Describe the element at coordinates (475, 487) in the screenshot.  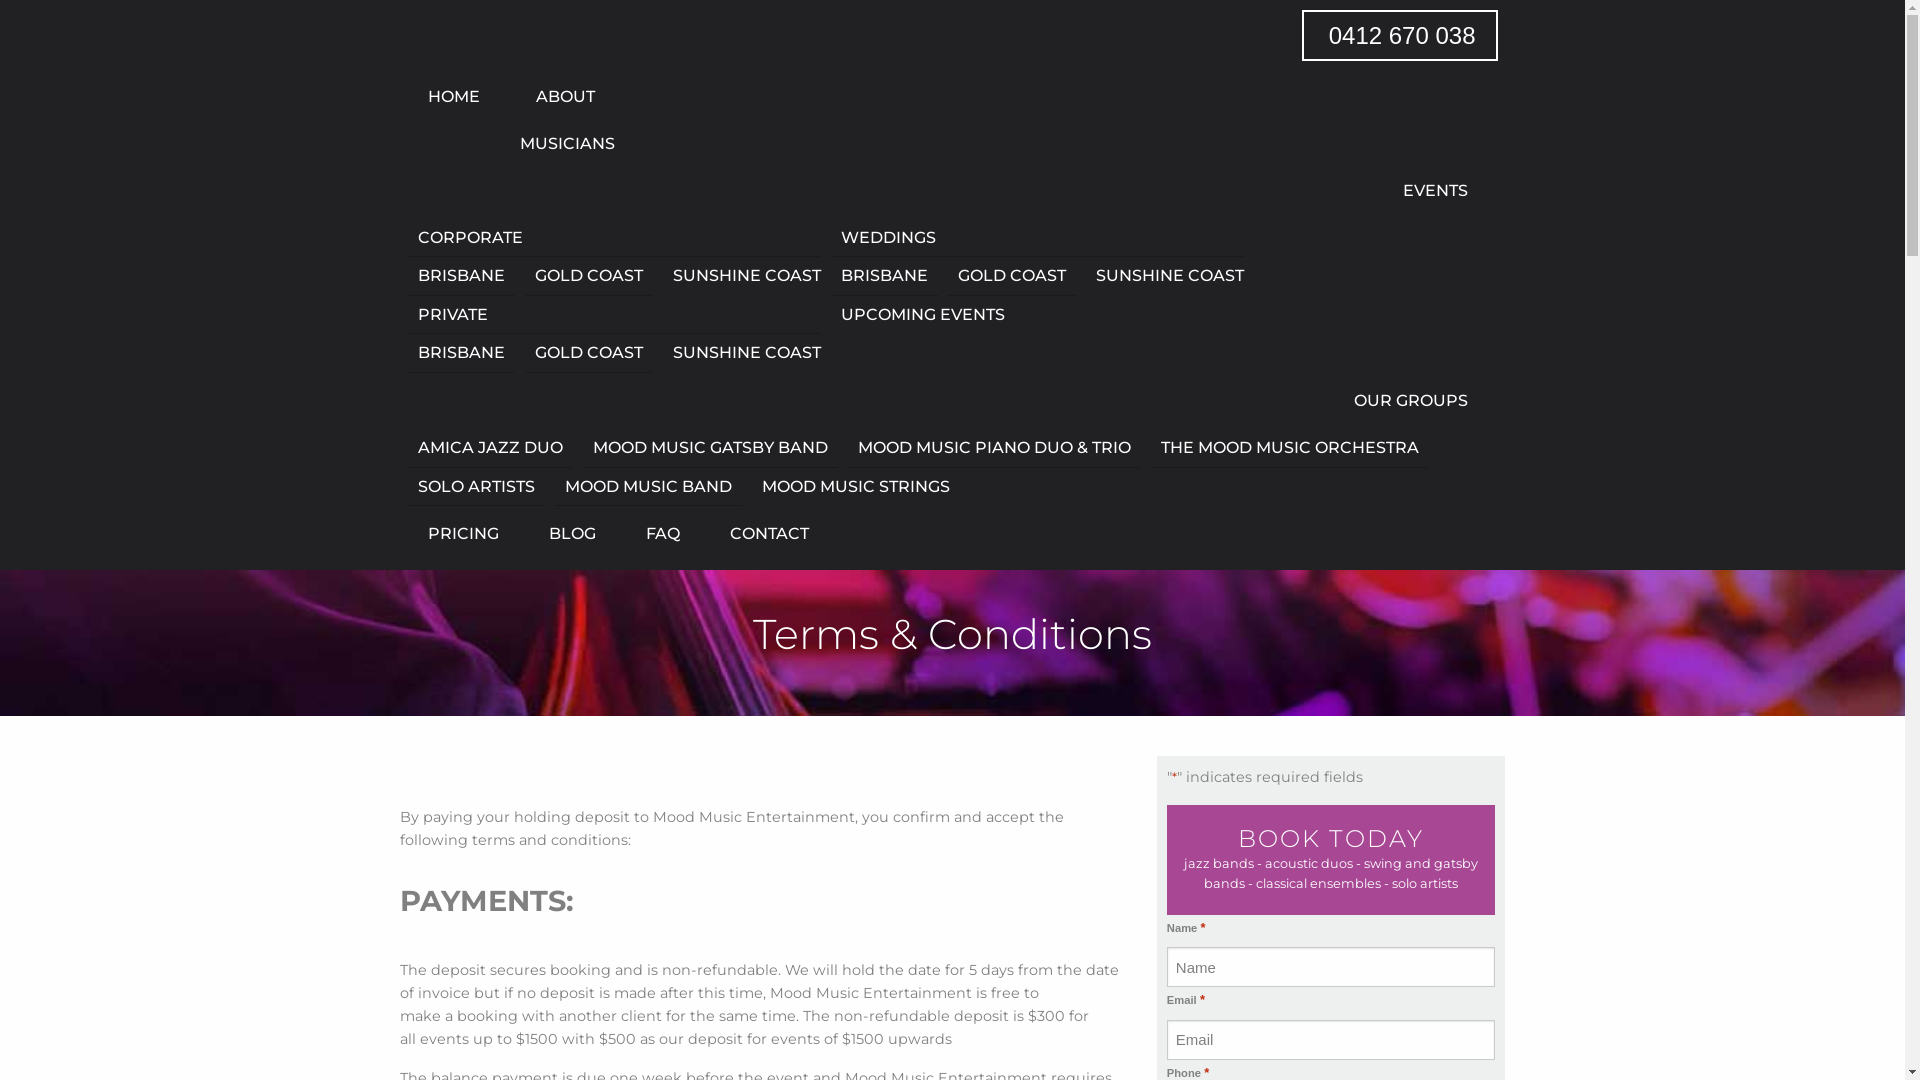
I see `'SOLO ARTISTS'` at that location.